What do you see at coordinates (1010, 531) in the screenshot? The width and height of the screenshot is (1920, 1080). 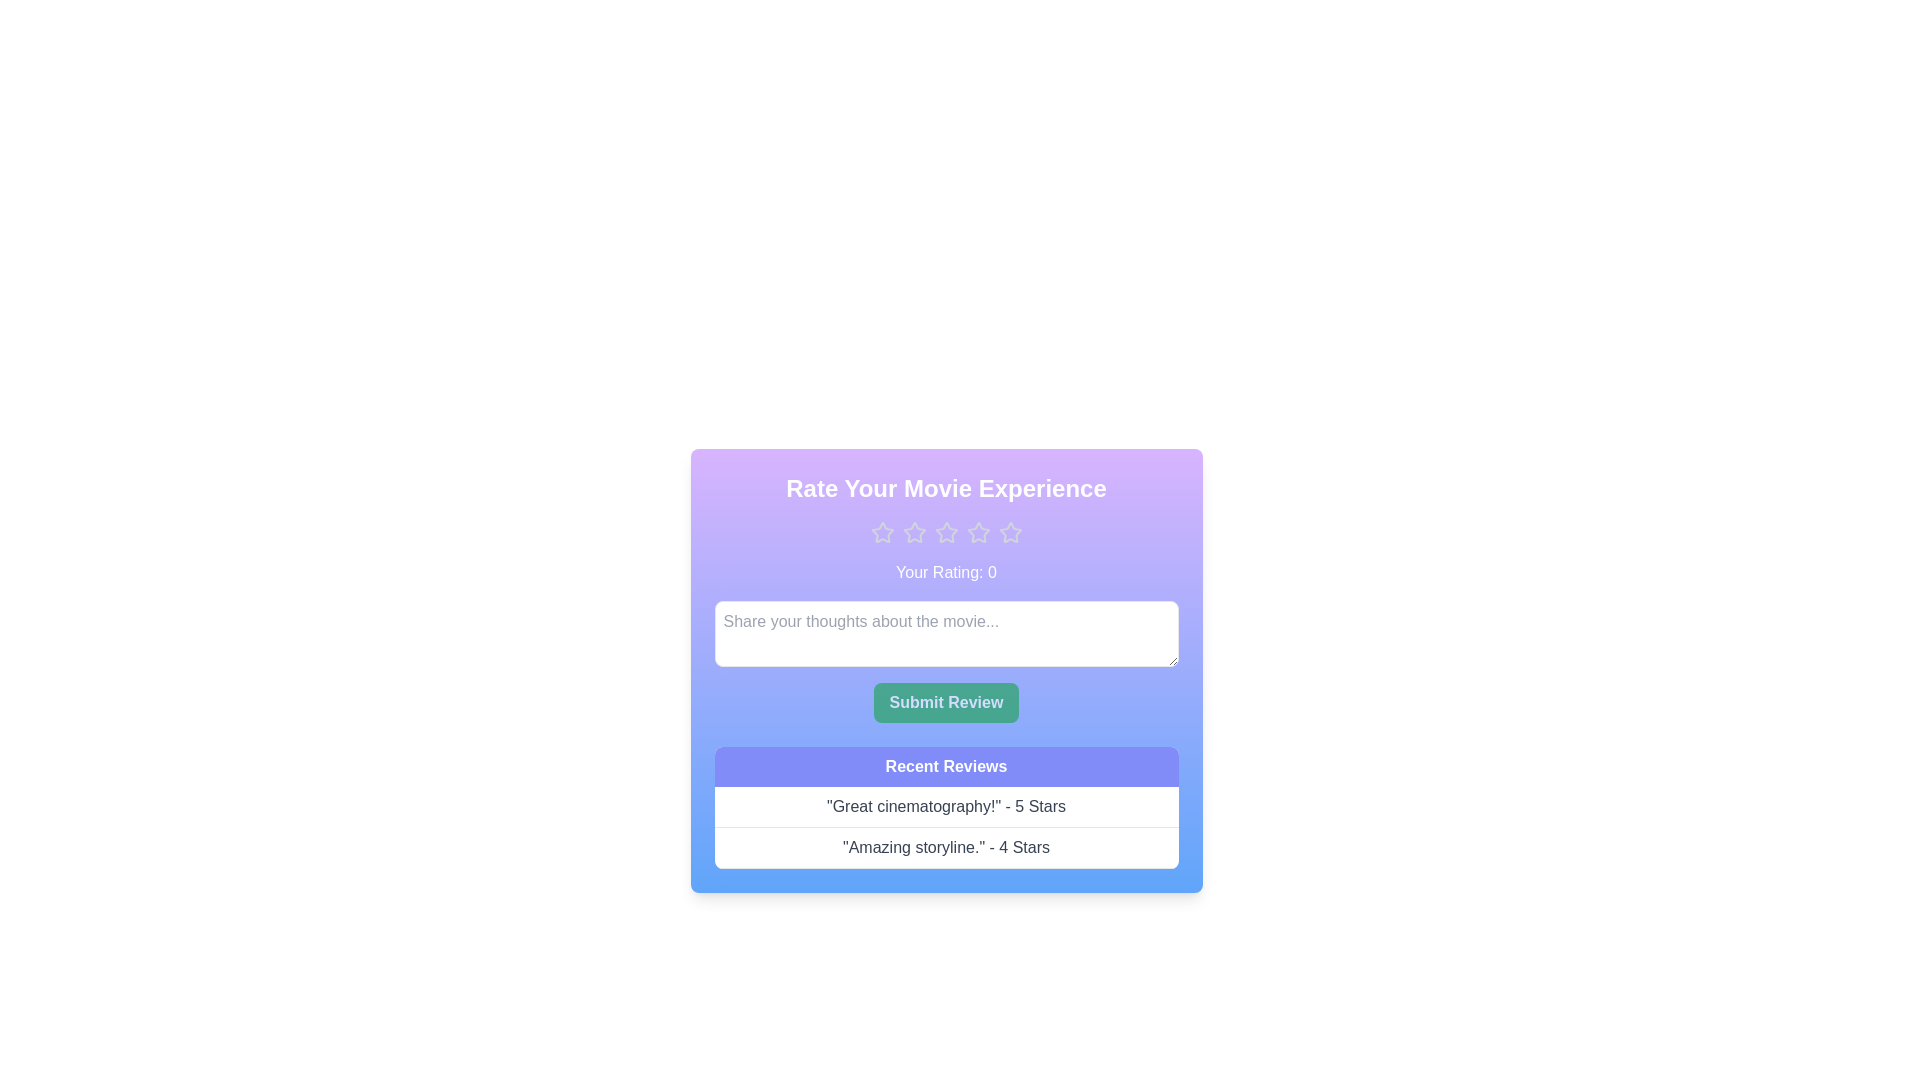 I see `the star corresponding to the desired rating 5` at bounding box center [1010, 531].